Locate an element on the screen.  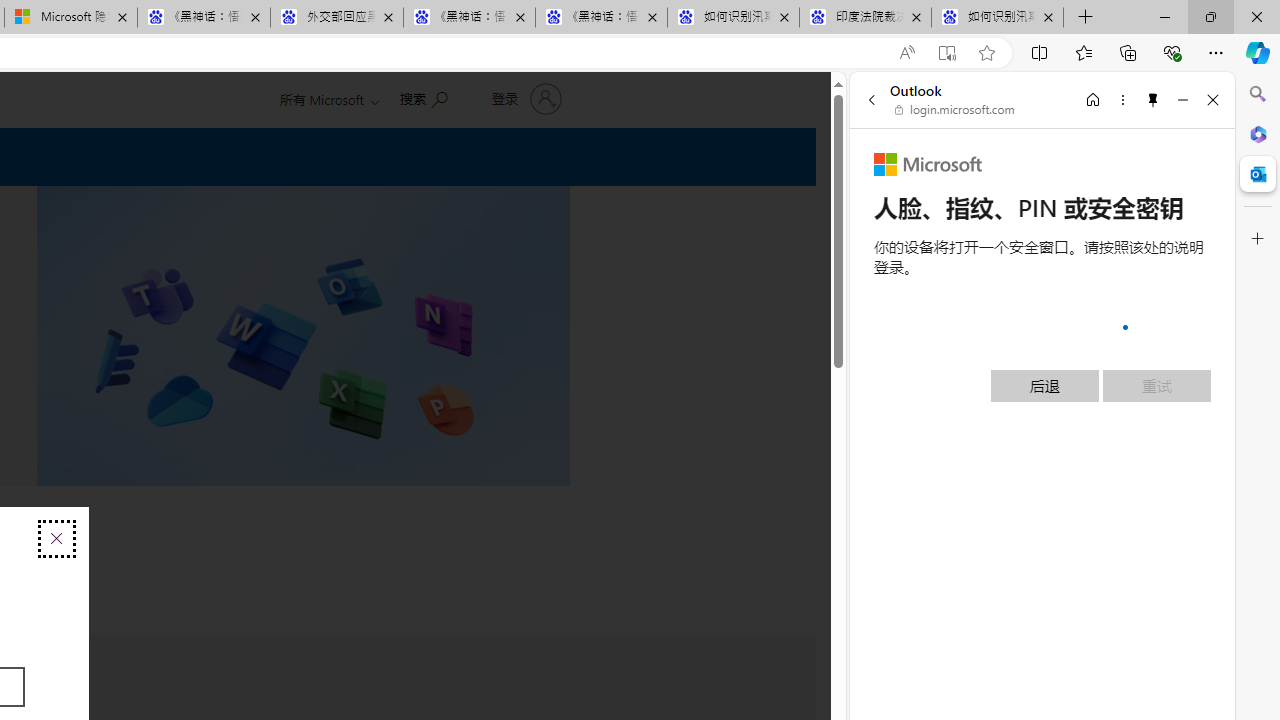
'More options' is located at coordinates (1122, 99).